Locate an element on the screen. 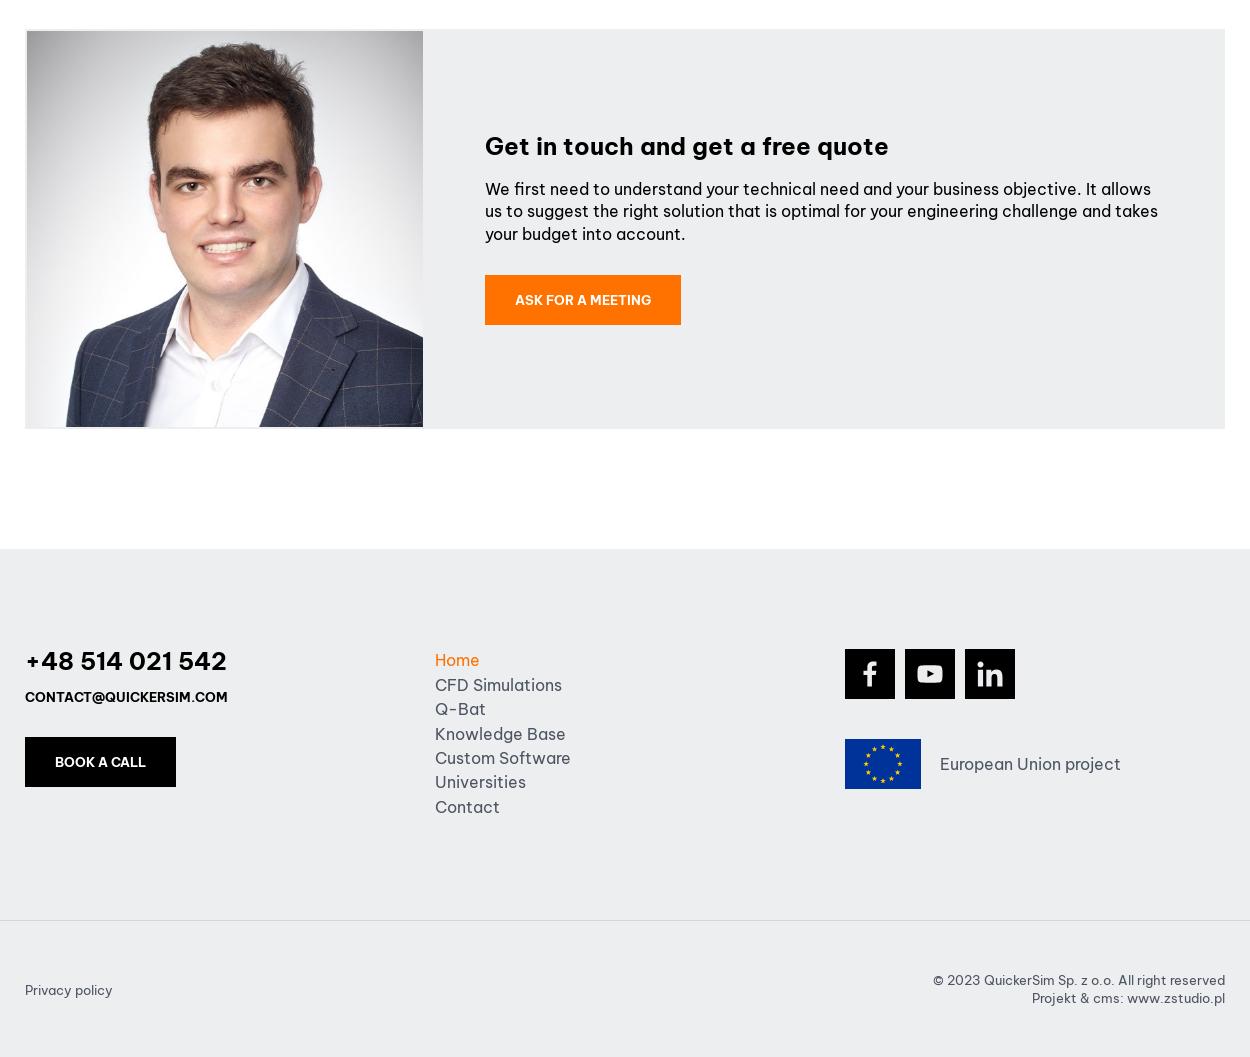  'Custom Software' is located at coordinates (503, 757).